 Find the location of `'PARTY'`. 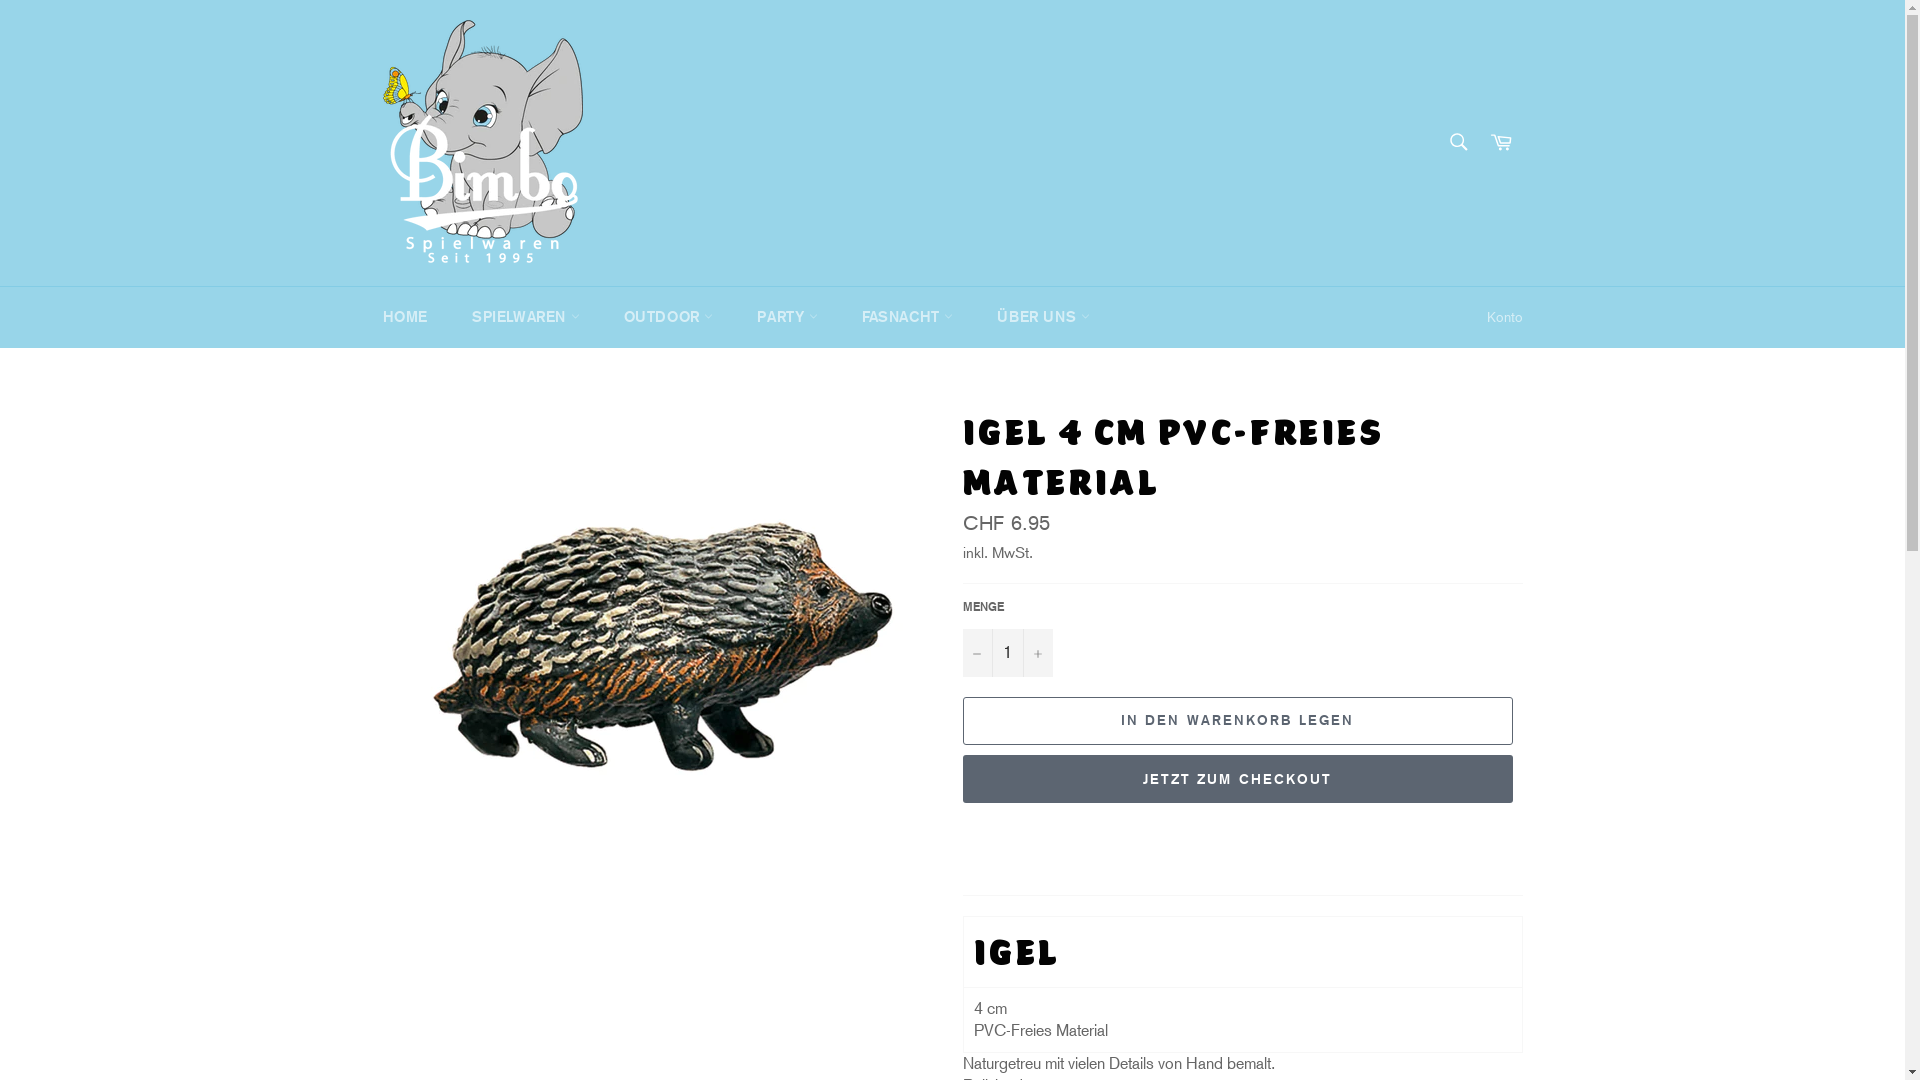

'PARTY' is located at coordinates (786, 316).